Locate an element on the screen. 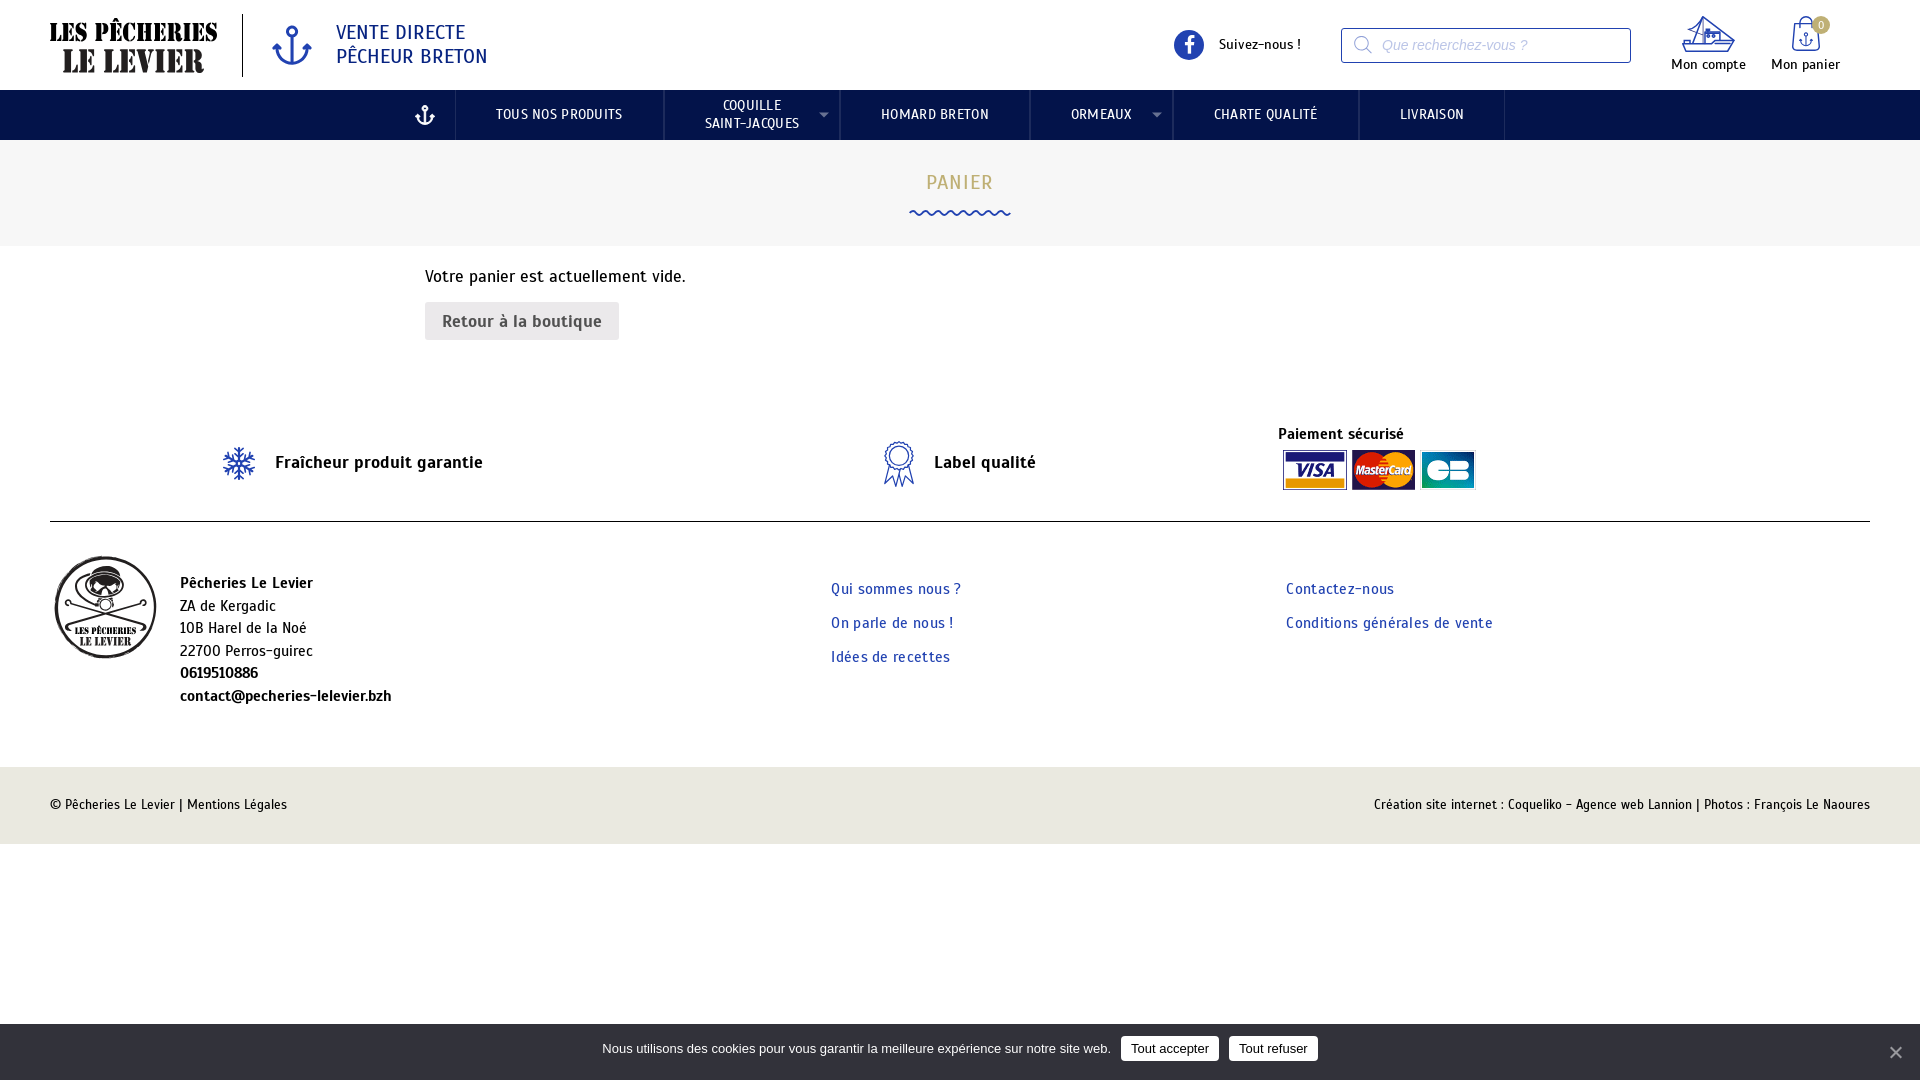 This screenshot has width=1920, height=1080. '0619510886' is located at coordinates (180, 673).